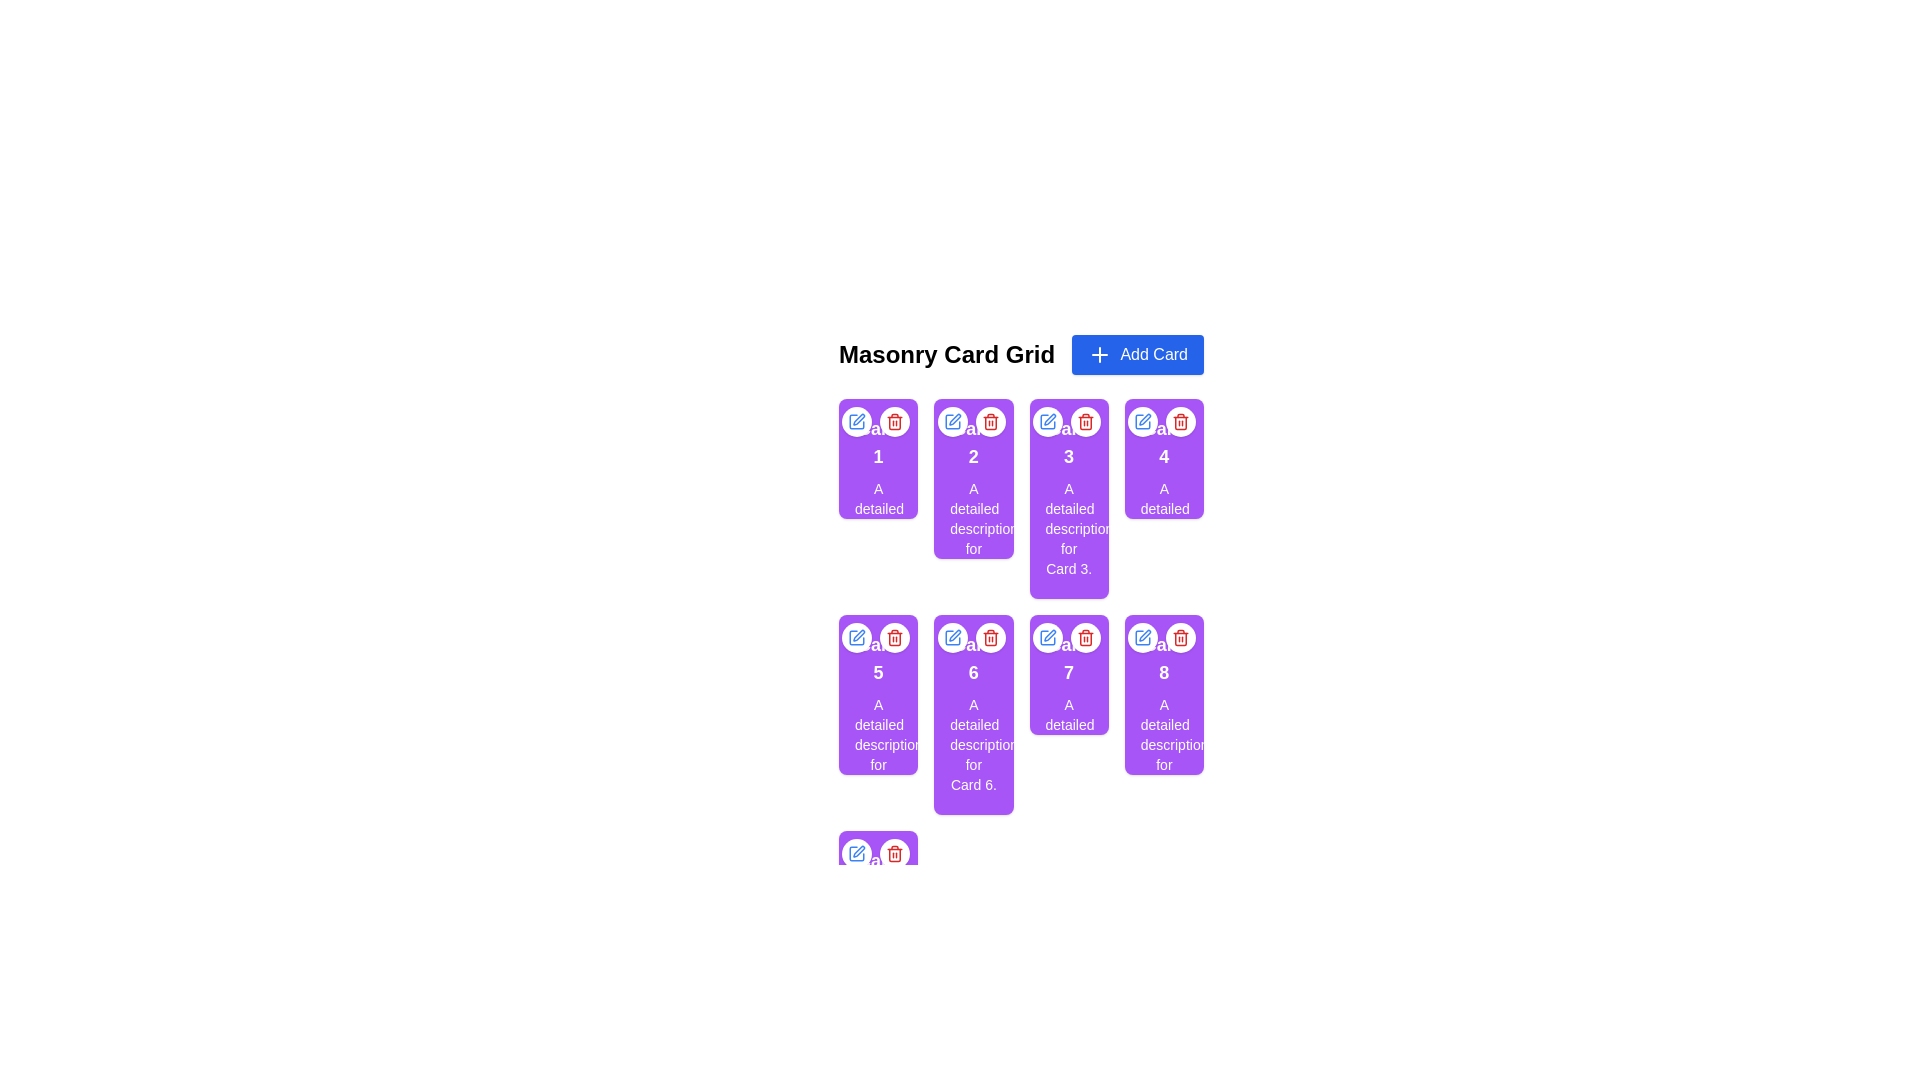 The height and width of the screenshot is (1080, 1920). Describe the element at coordinates (1164, 744) in the screenshot. I see `descriptive text block located below the header text 'Card 8' in the fourth column and third row of the masonry grid layout` at that location.